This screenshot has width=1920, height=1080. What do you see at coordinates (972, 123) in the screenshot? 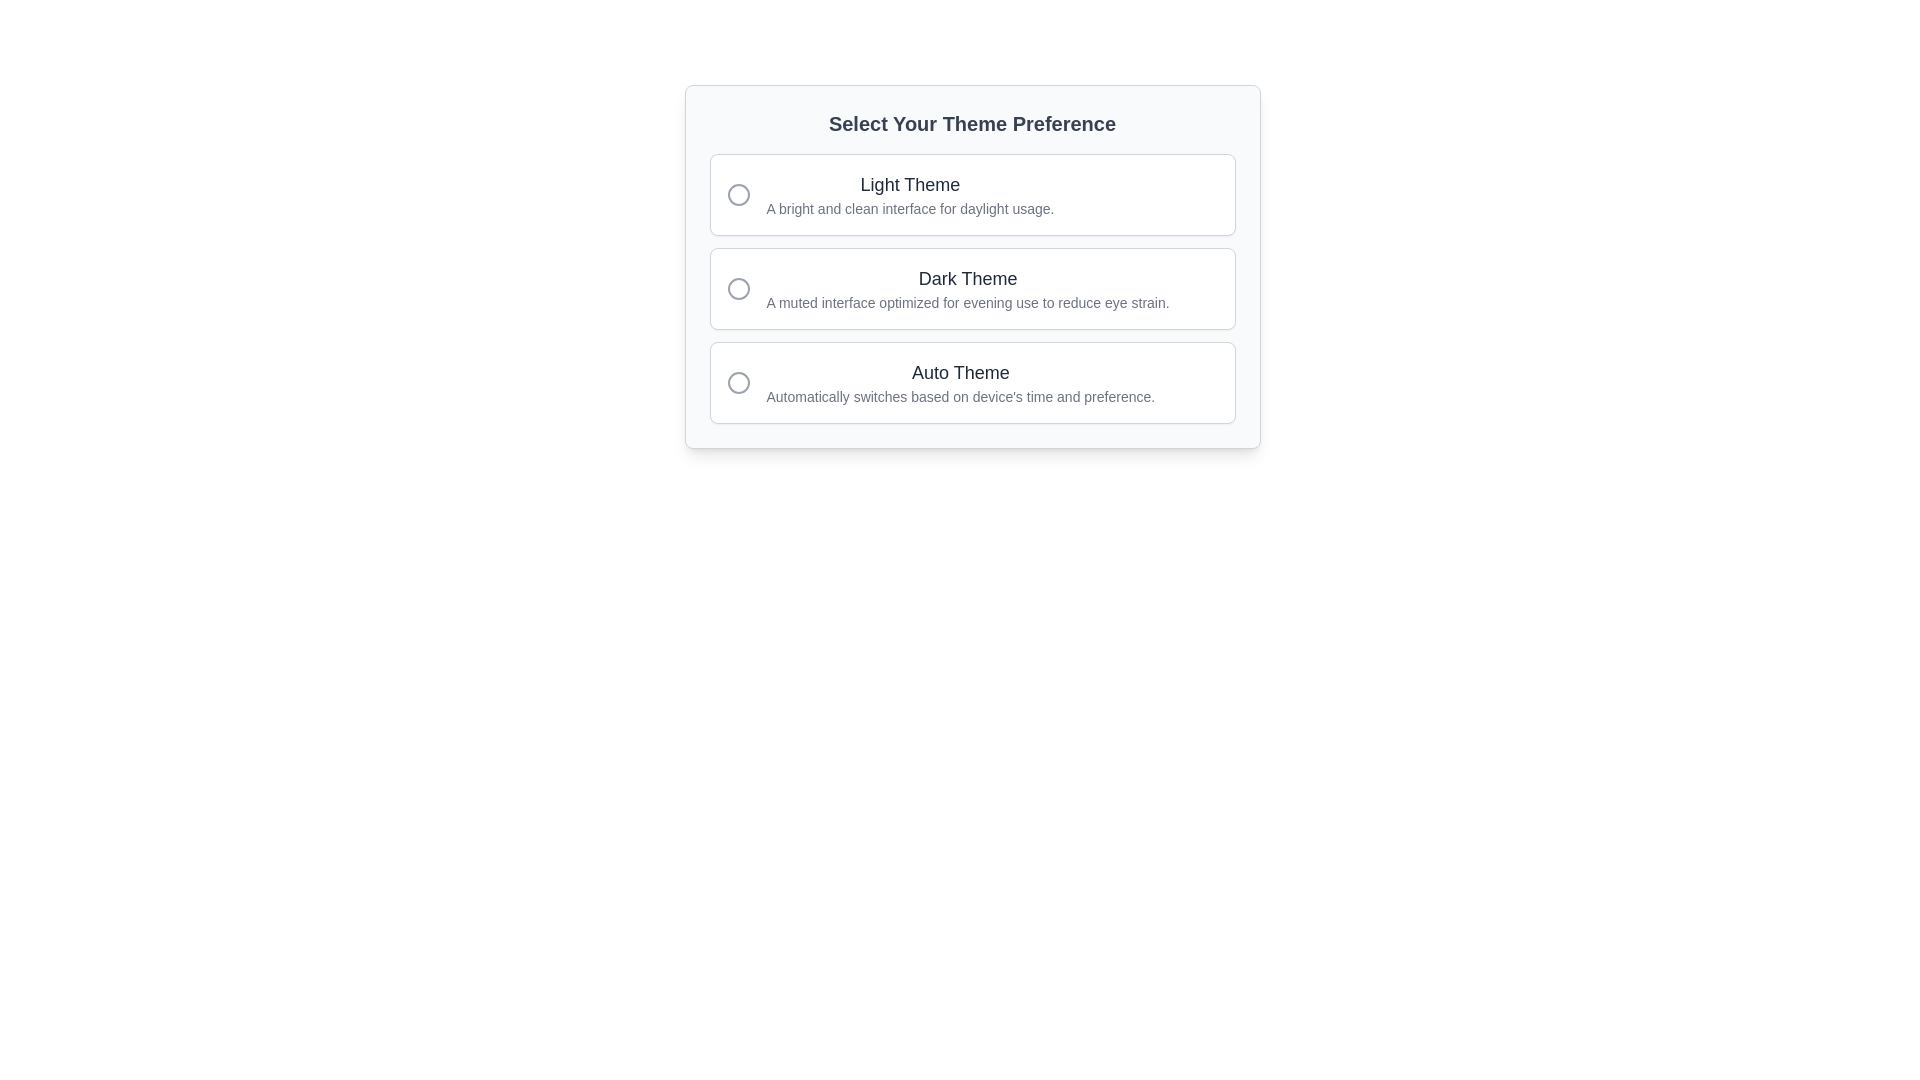
I see `title text element that provides context for selecting a theme preference, positioned above the group of radio buttons` at bounding box center [972, 123].